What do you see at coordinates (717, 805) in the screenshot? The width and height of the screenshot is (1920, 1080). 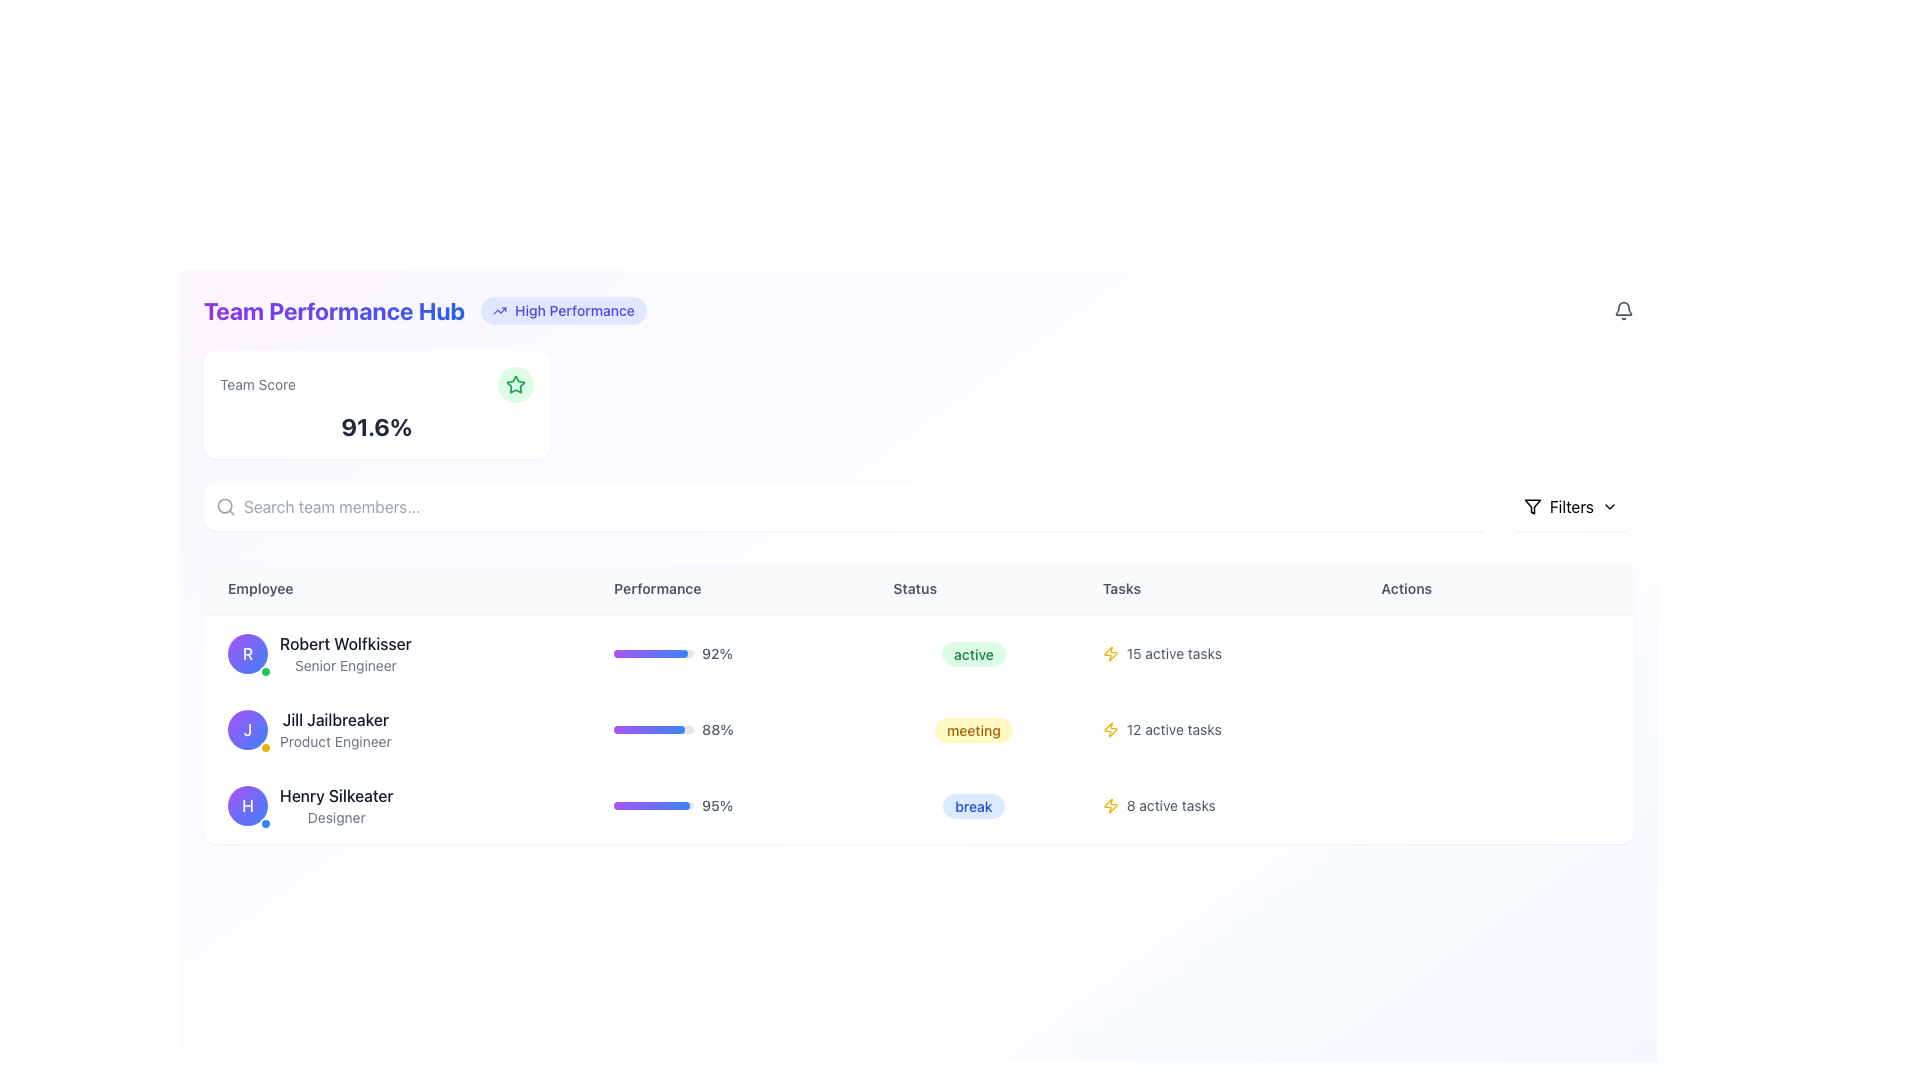 I see `the text label displaying '95%' which is located to the right of the progress bar in the 'Performance' column of the third row in the table` at bounding box center [717, 805].